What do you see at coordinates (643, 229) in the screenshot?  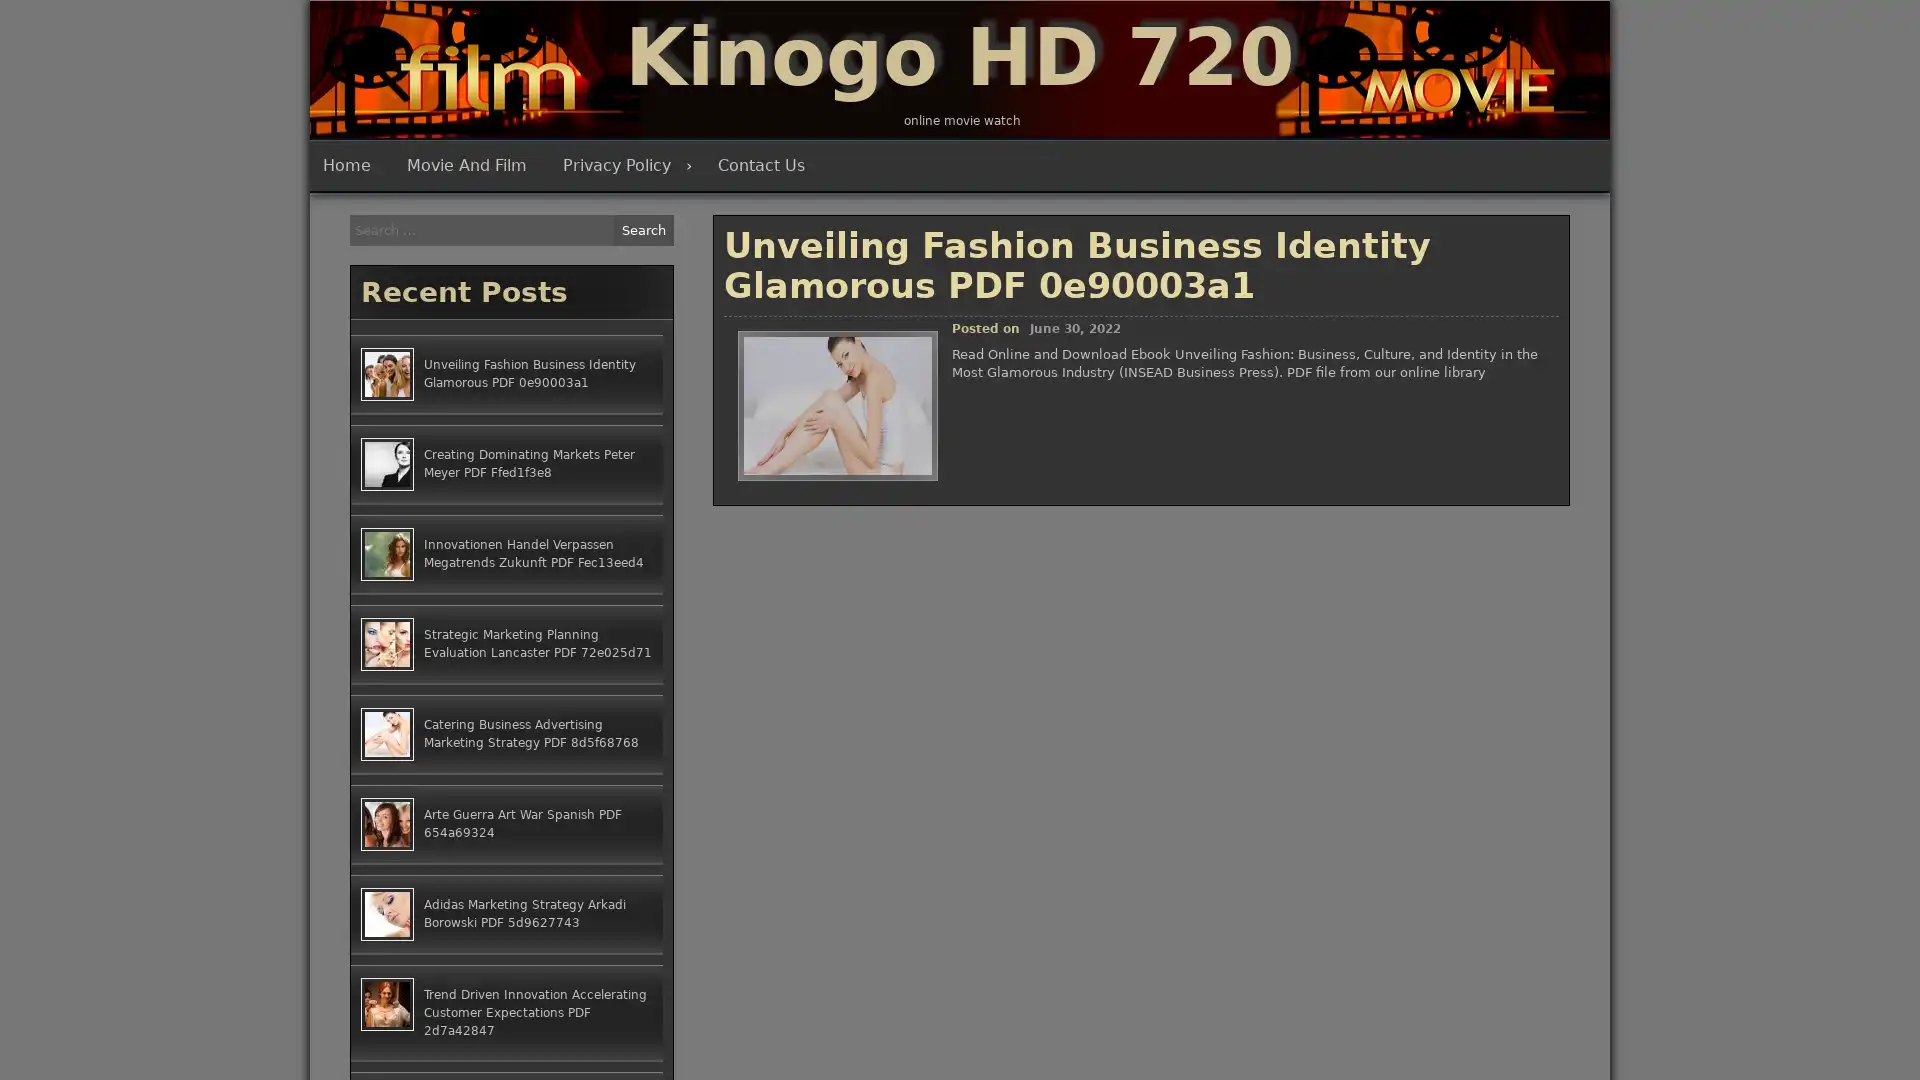 I see `Search` at bounding box center [643, 229].